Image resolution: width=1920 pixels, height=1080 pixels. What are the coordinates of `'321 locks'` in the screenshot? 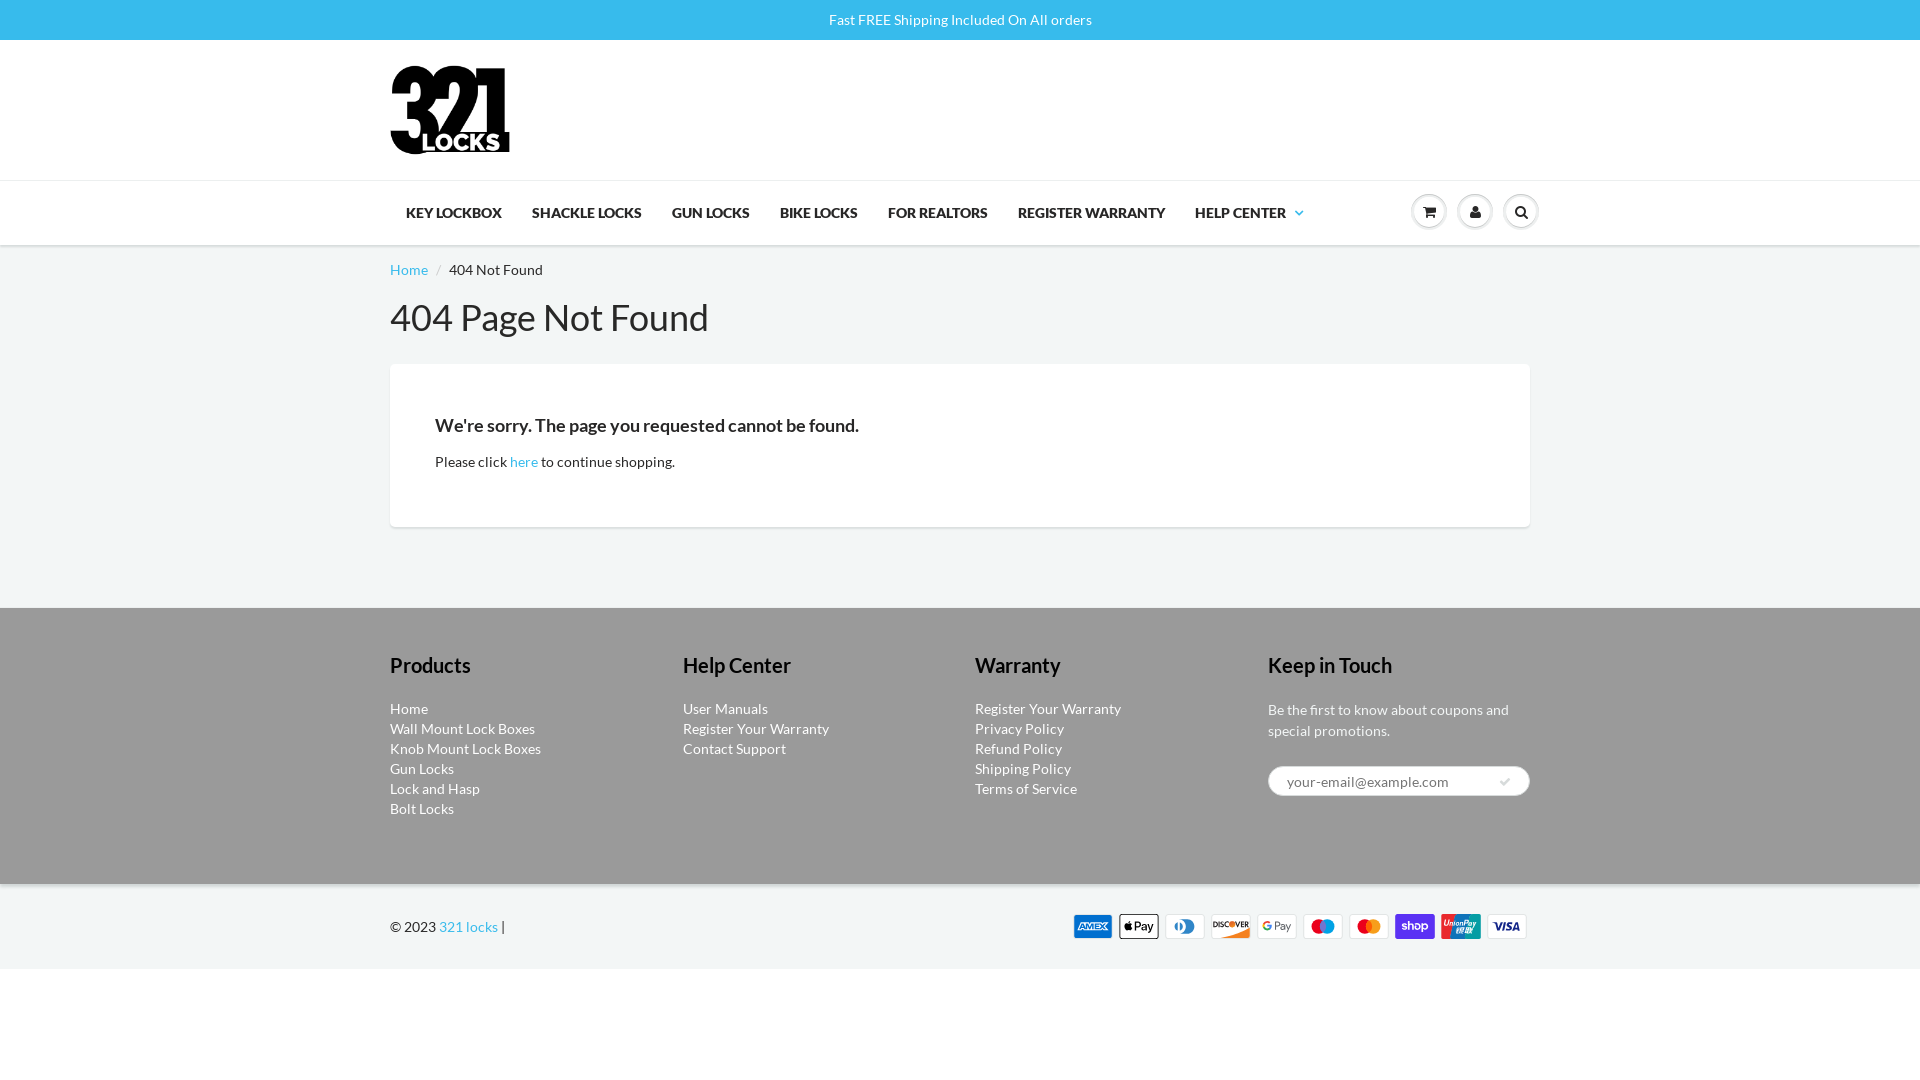 It's located at (437, 926).